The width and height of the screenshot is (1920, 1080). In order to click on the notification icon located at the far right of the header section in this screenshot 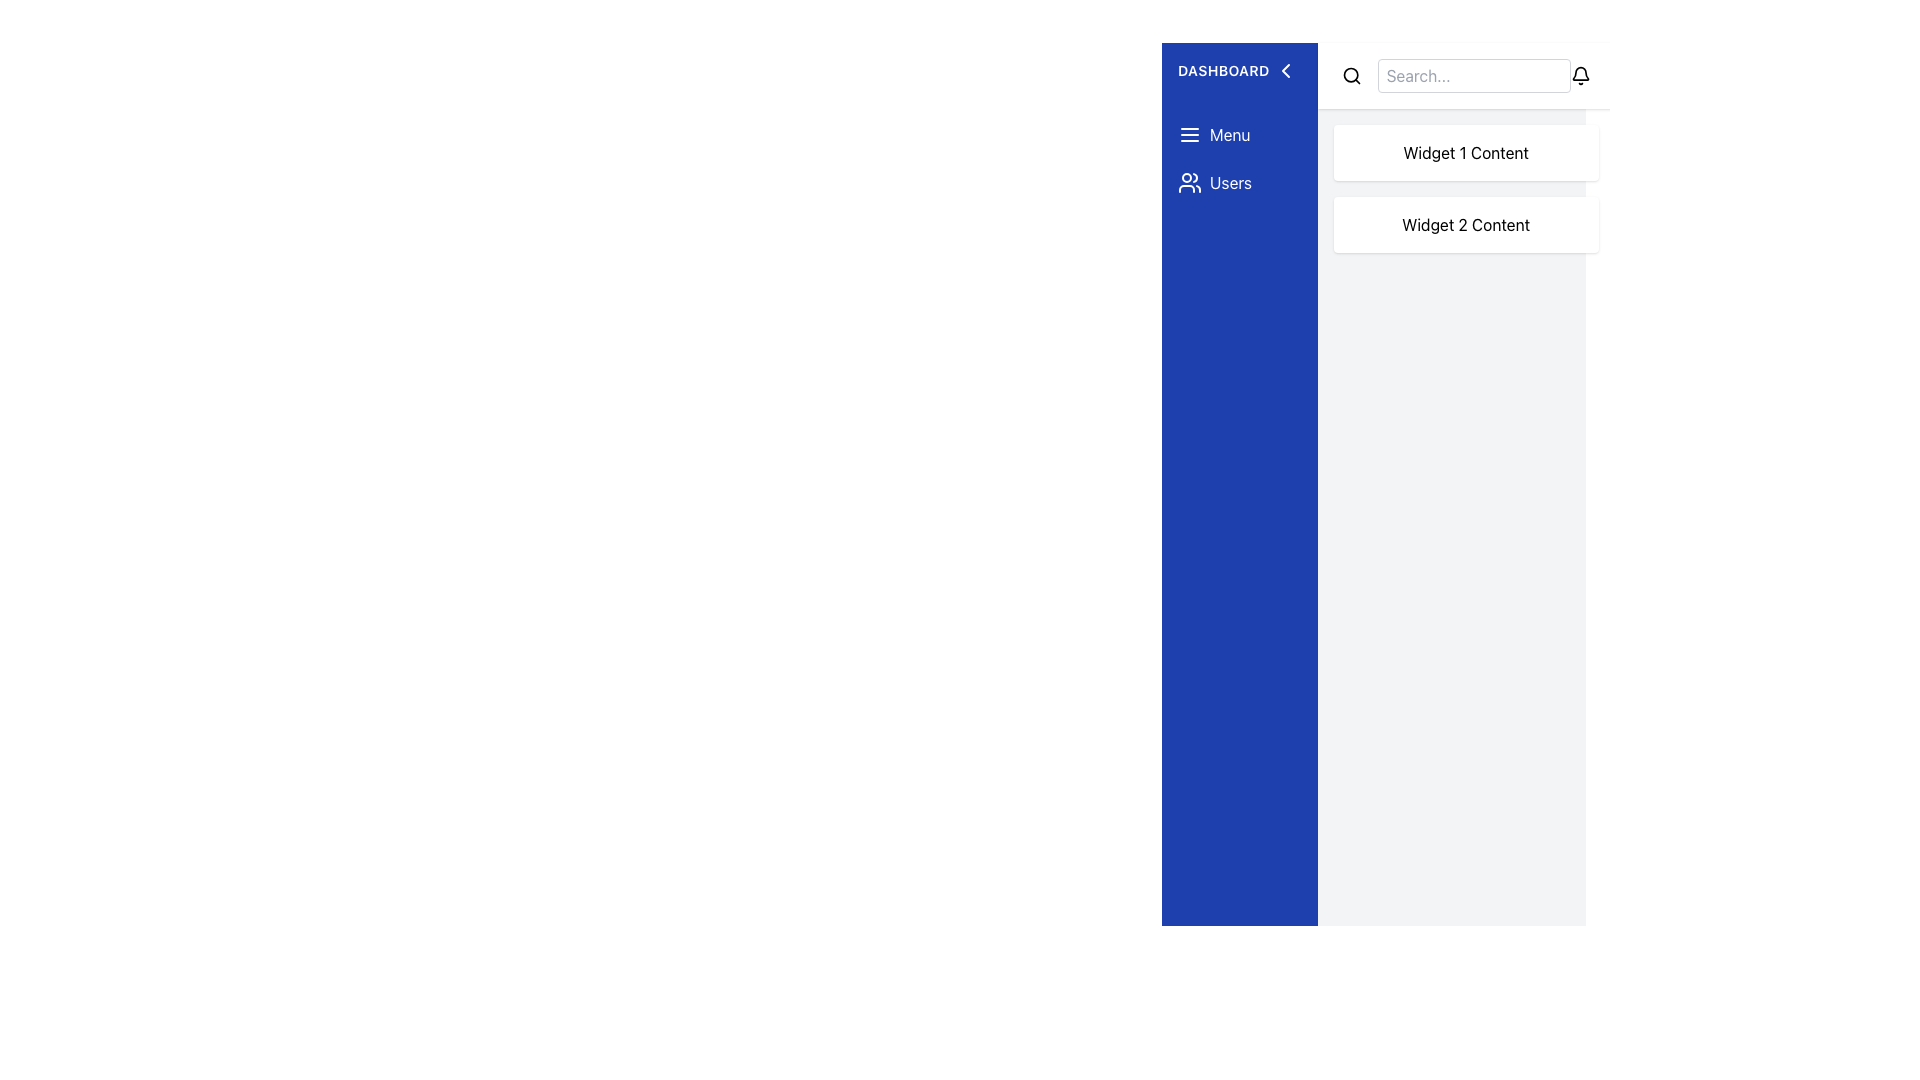, I will do `click(1579, 75)`.